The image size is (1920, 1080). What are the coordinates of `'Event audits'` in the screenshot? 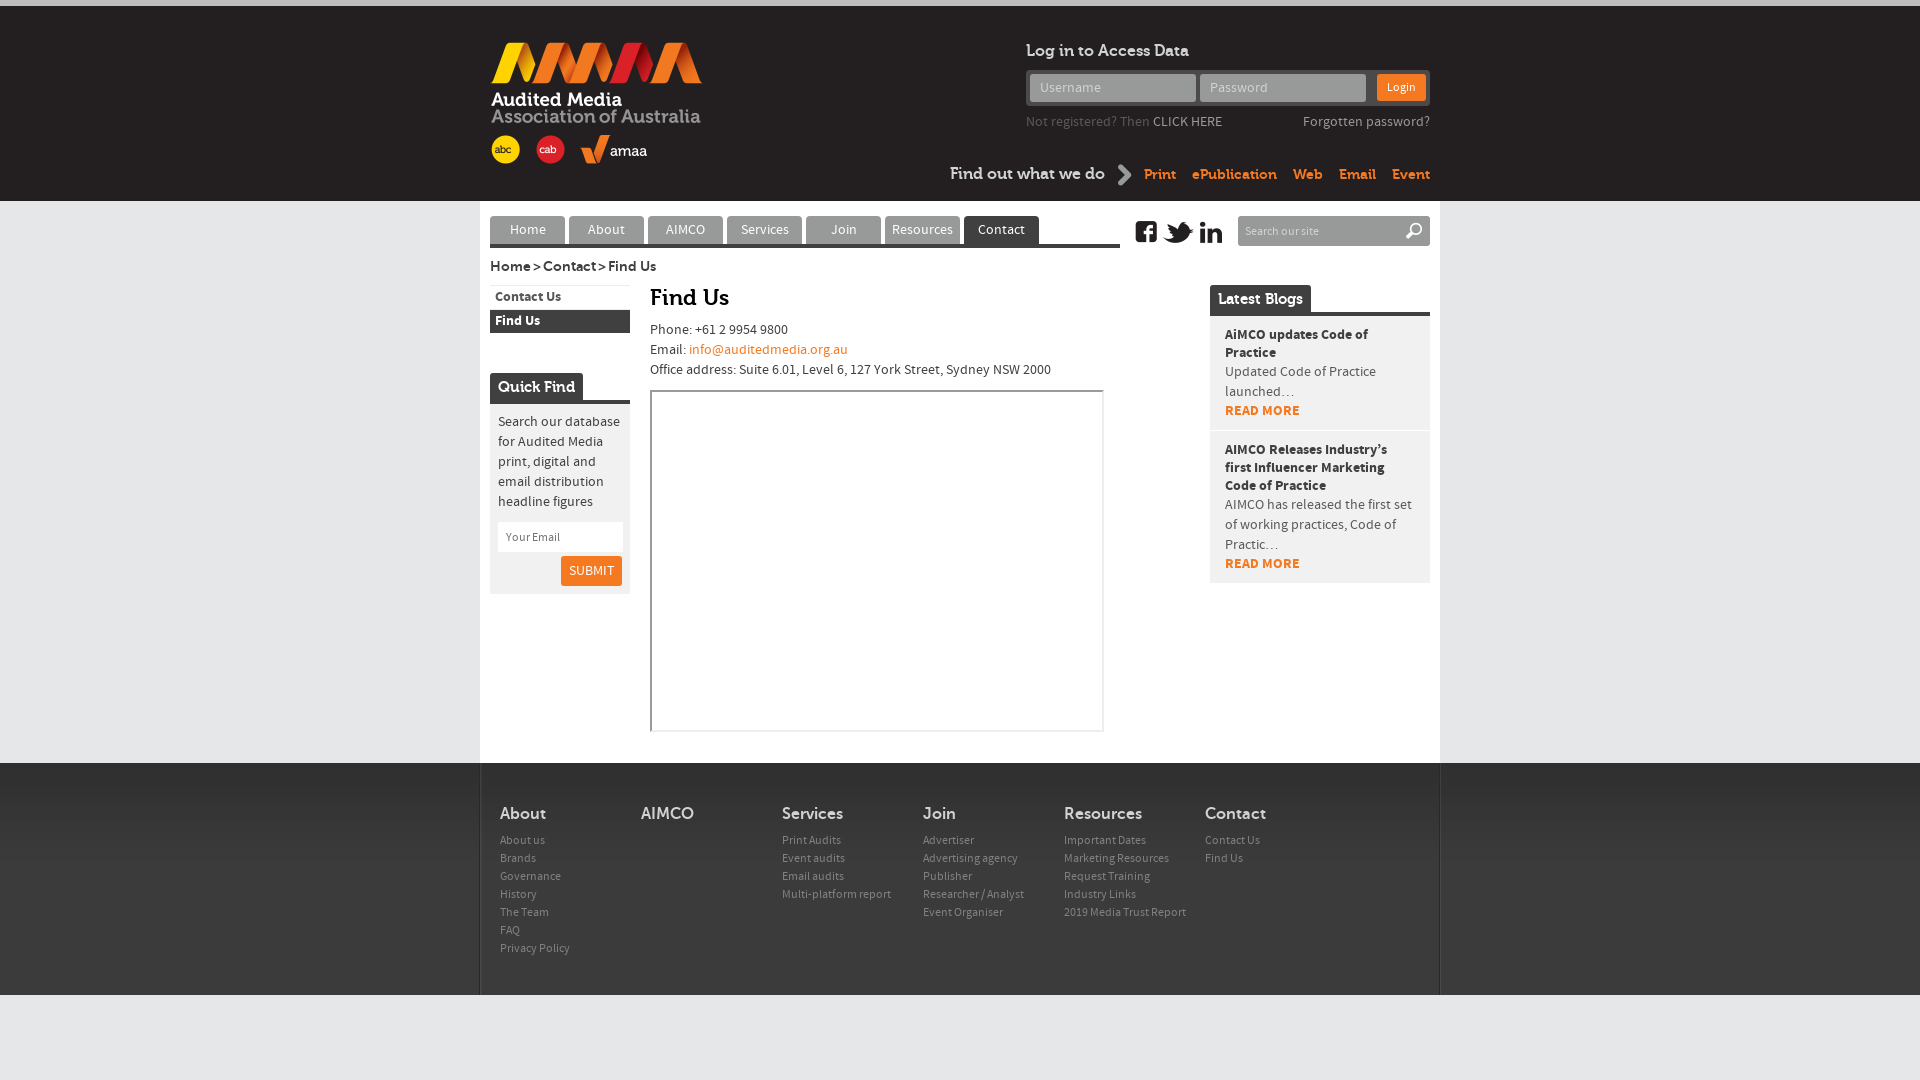 It's located at (813, 857).